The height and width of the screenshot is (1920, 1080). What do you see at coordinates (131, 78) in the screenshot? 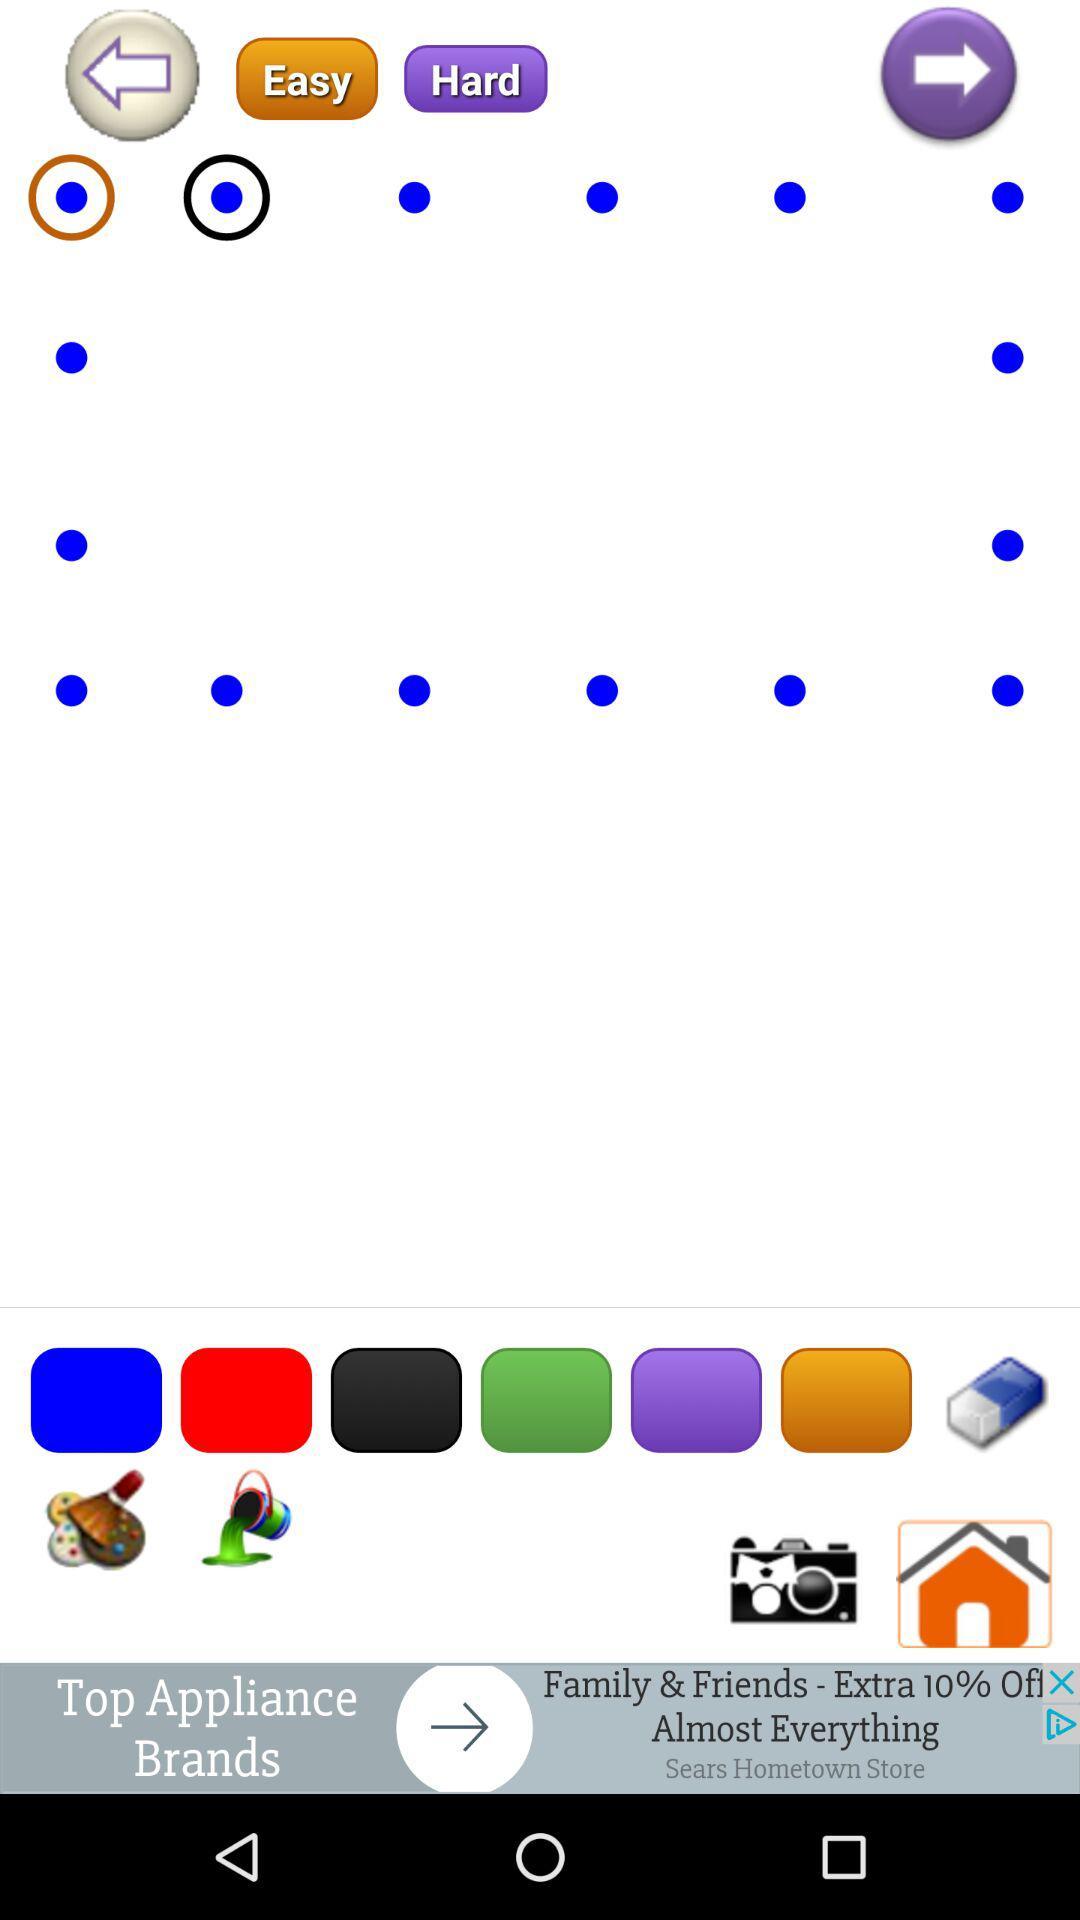
I see `go back` at bounding box center [131, 78].